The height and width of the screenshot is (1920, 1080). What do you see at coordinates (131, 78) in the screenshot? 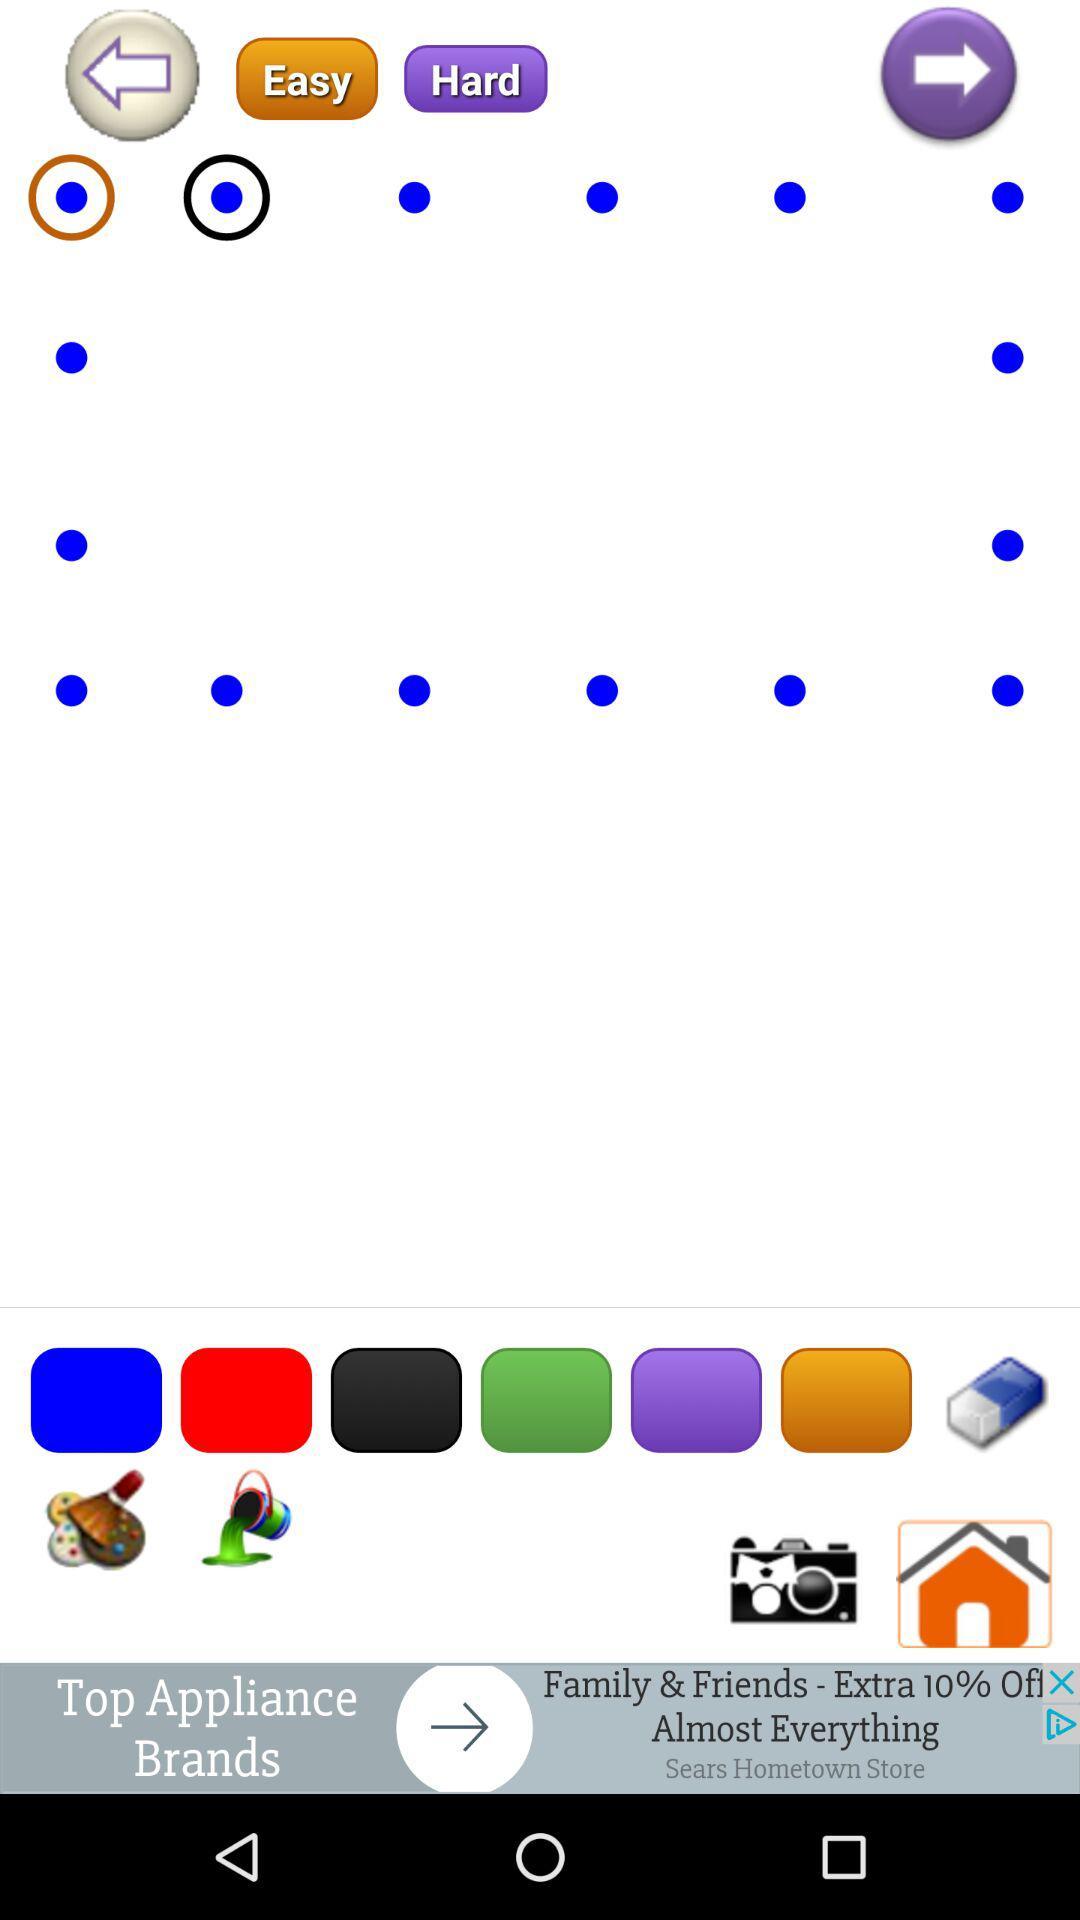
I see `go back` at bounding box center [131, 78].